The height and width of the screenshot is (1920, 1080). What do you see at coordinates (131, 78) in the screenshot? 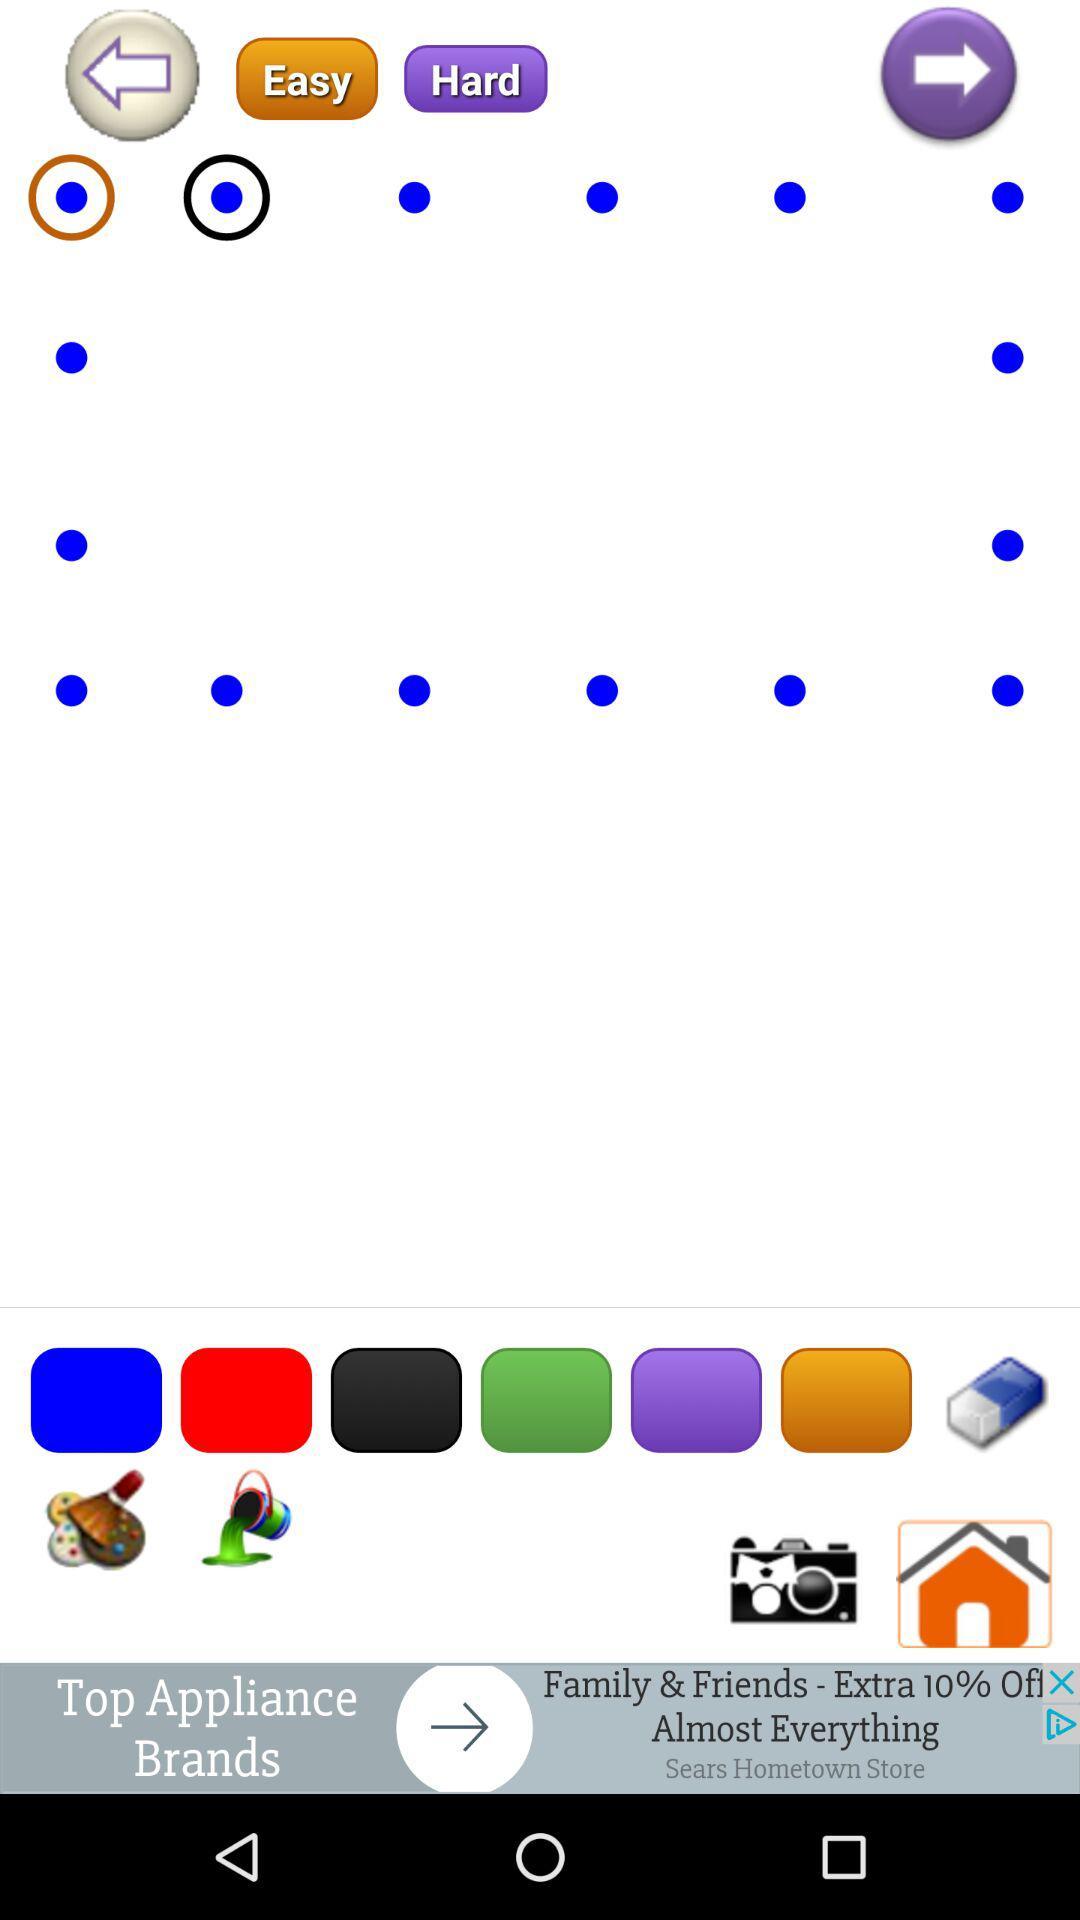
I see `go back` at bounding box center [131, 78].